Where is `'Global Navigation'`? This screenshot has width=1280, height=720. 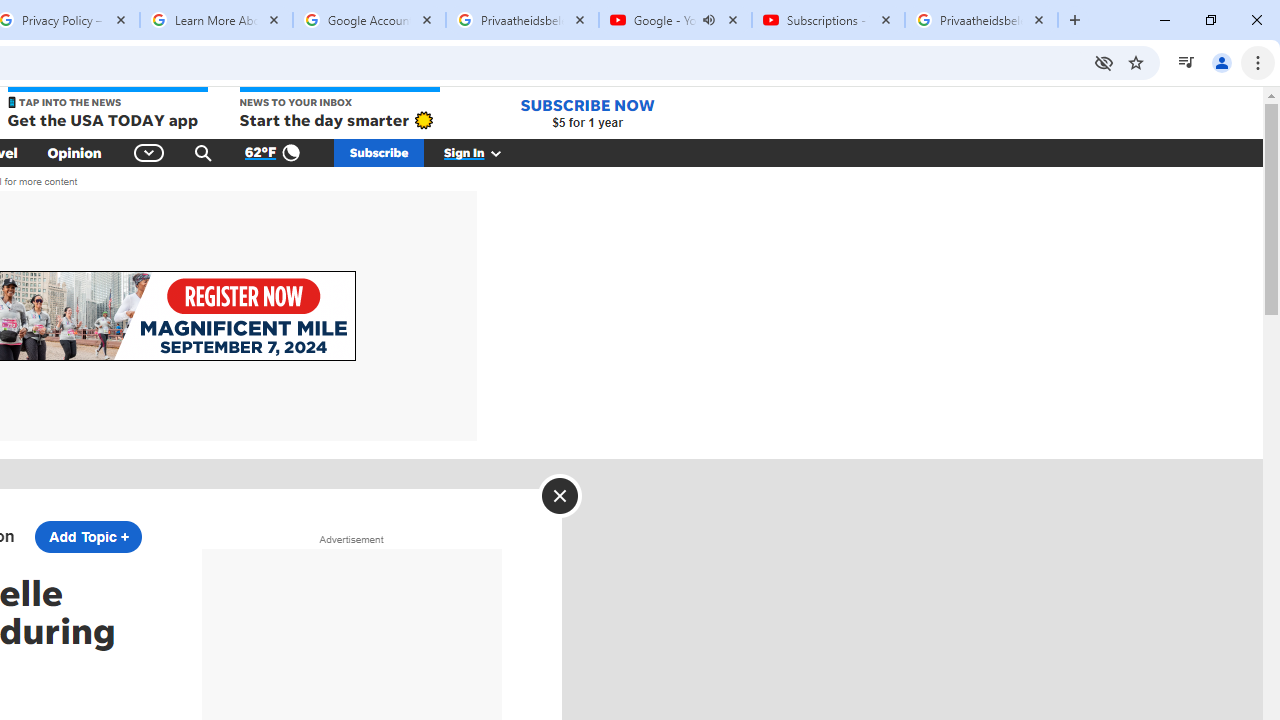
'Global Navigation' is located at coordinates (148, 152).